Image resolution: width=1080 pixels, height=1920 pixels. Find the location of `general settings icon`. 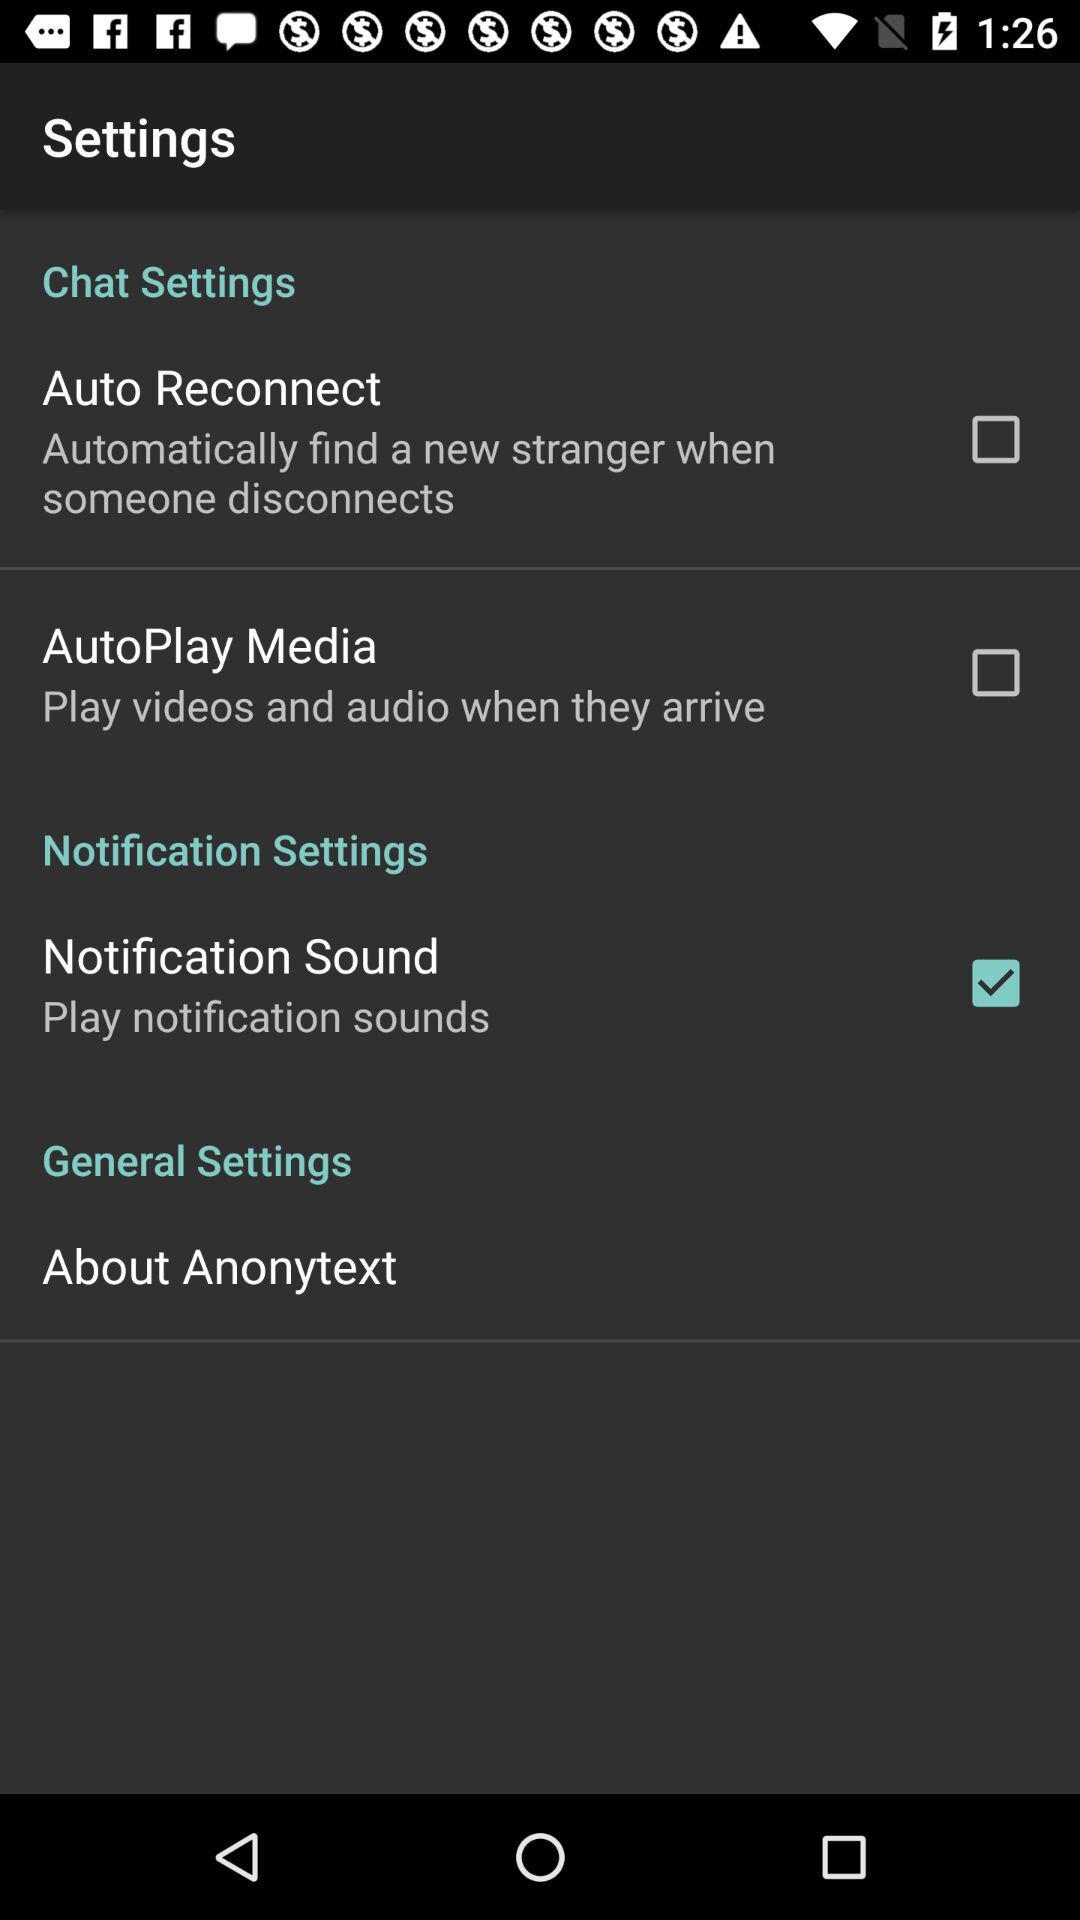

general settings icon is located at coordinates (540, 1138).